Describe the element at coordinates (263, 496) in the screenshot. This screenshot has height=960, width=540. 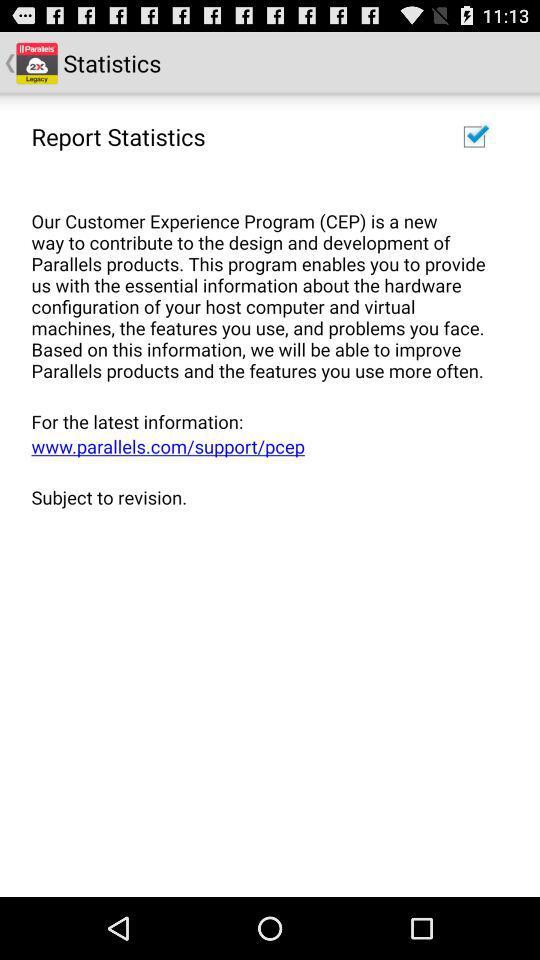
I see `subject to revision.` at that location.